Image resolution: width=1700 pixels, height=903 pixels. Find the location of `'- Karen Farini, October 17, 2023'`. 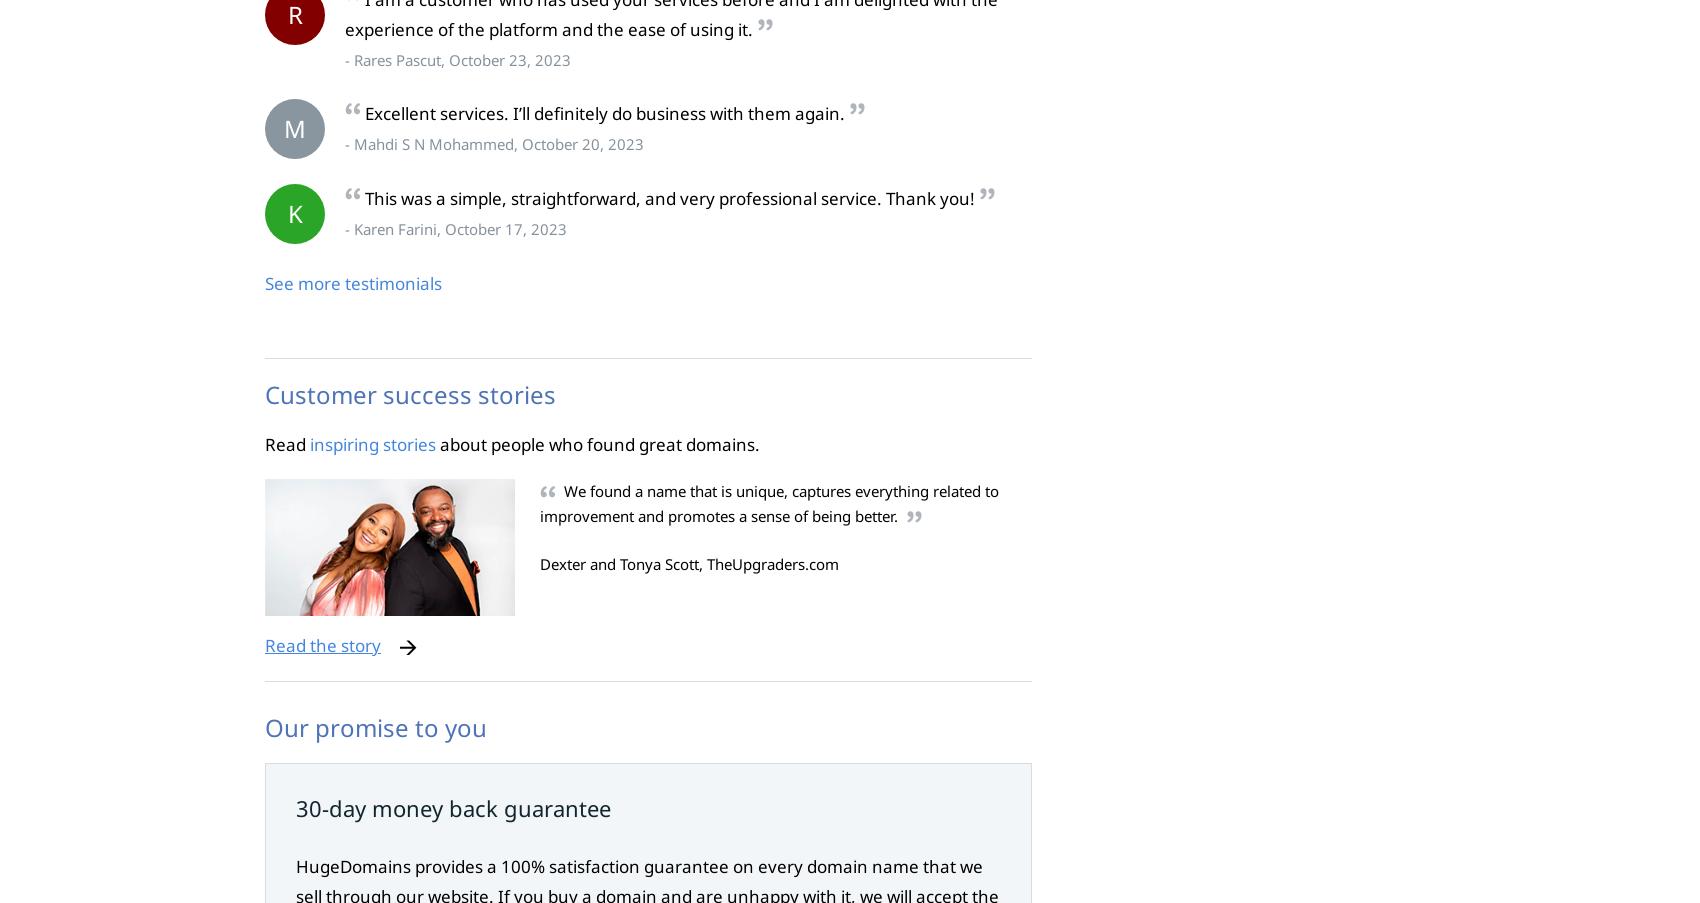

'- Karen Farini, October 17, 2023' is located at coordinates (455, 229).